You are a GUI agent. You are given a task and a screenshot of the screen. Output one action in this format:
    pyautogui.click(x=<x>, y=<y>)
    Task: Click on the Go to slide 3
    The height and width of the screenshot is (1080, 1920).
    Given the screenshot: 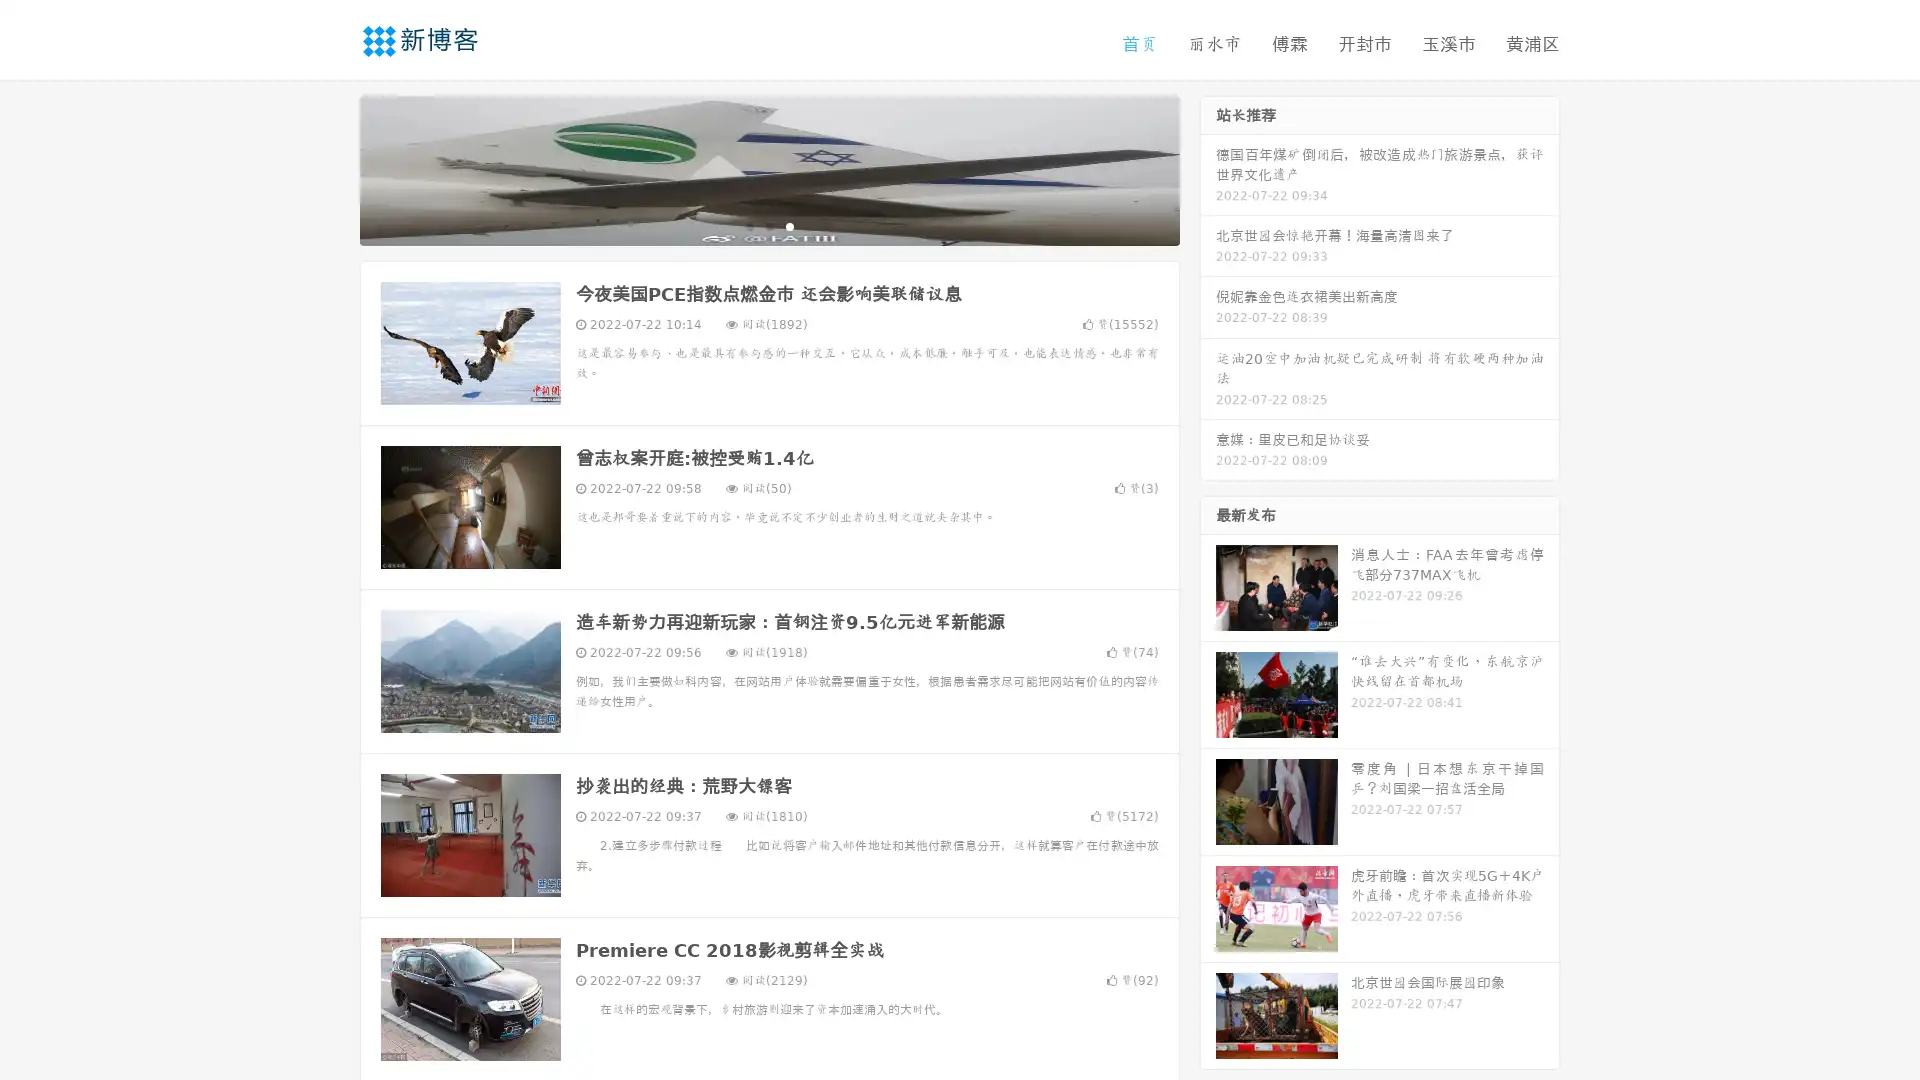 What is the action you would take?
    pyautogui.click(x=789, y=225)
    